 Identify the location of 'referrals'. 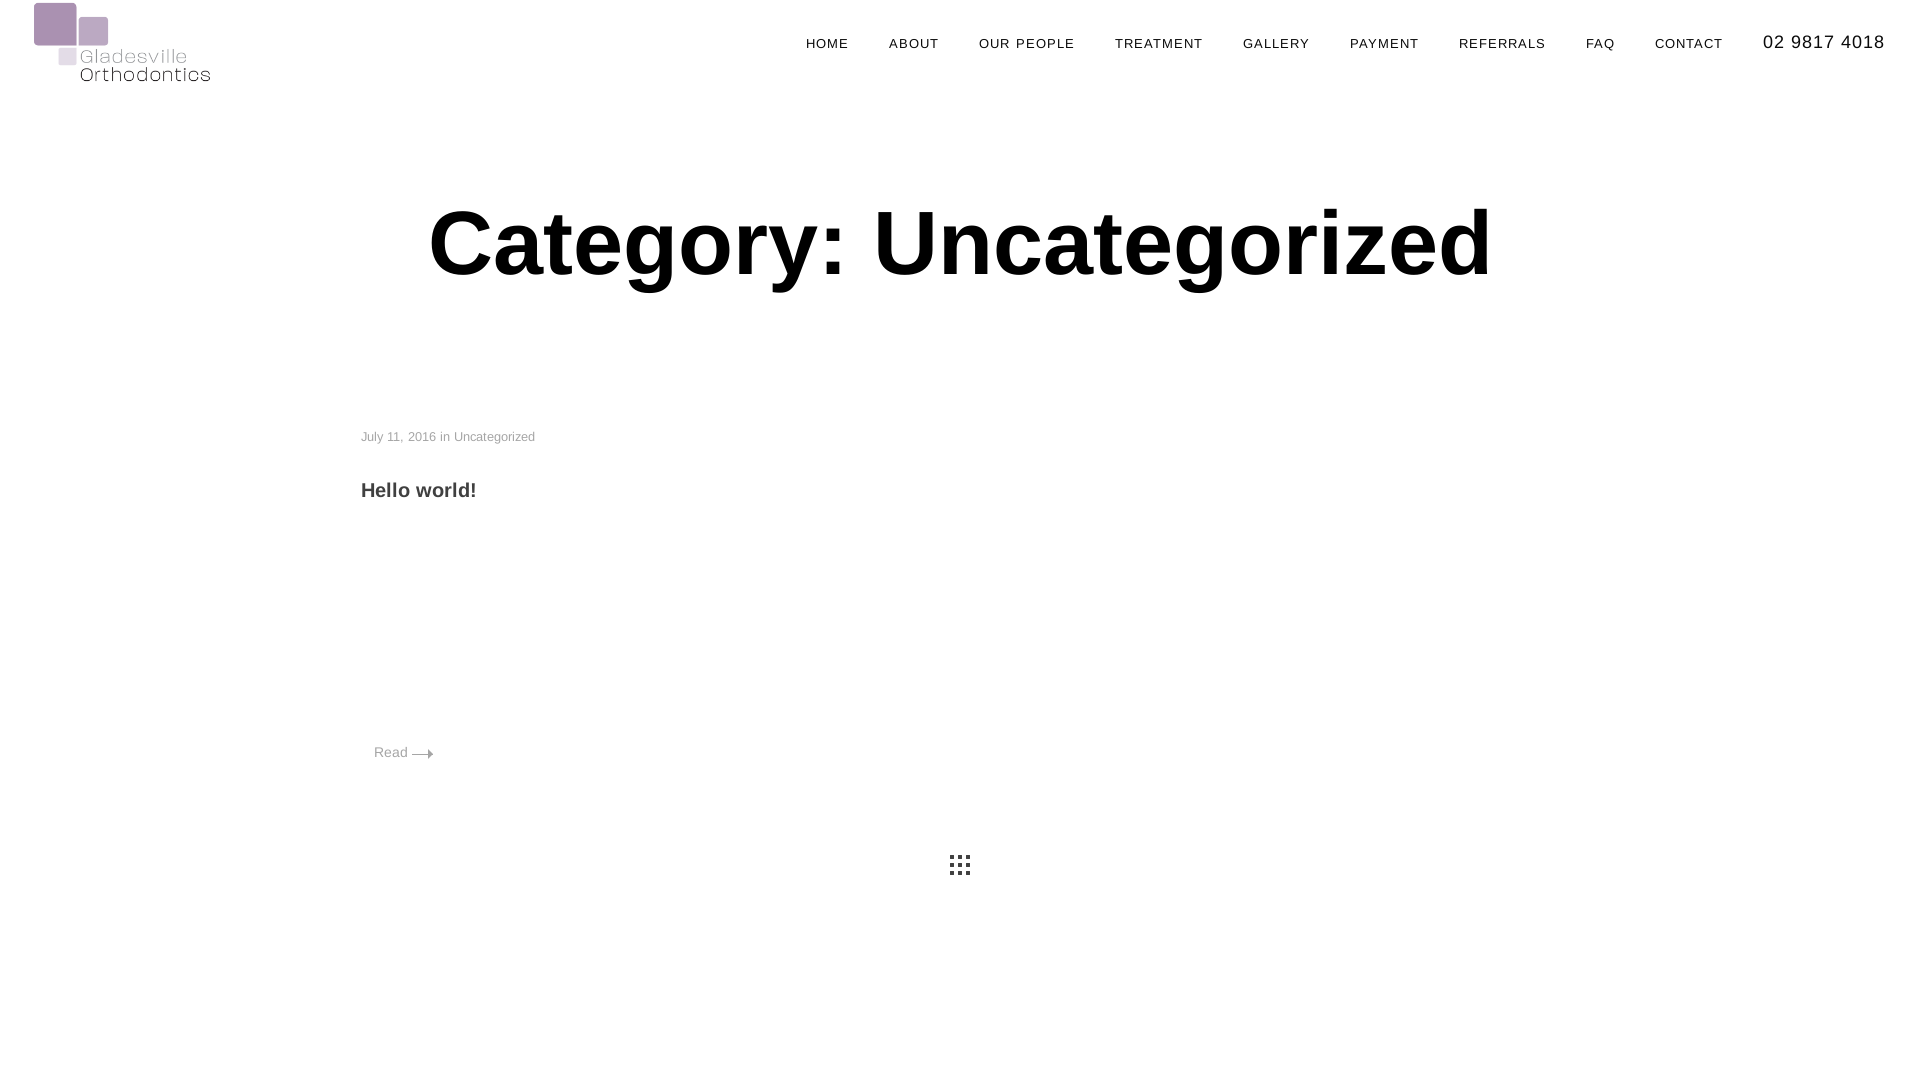
(1502, 42).